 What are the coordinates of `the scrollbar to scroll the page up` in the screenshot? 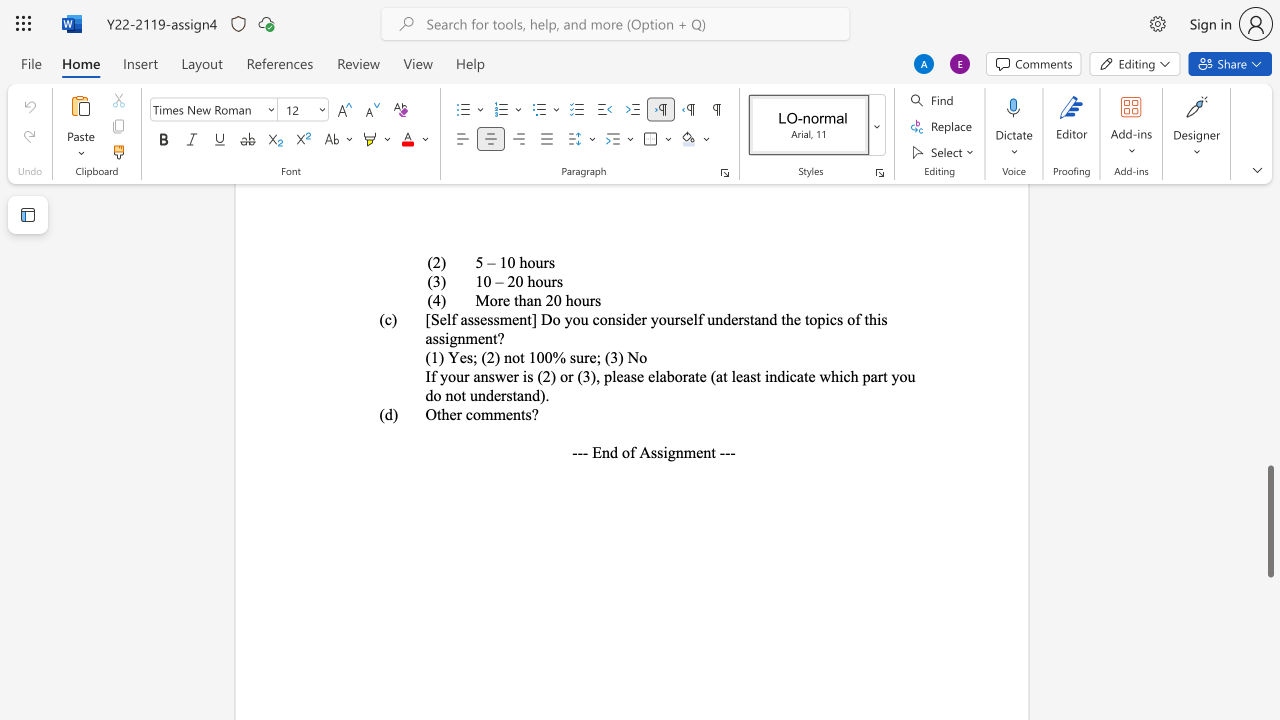 It's located at (1269, 280).